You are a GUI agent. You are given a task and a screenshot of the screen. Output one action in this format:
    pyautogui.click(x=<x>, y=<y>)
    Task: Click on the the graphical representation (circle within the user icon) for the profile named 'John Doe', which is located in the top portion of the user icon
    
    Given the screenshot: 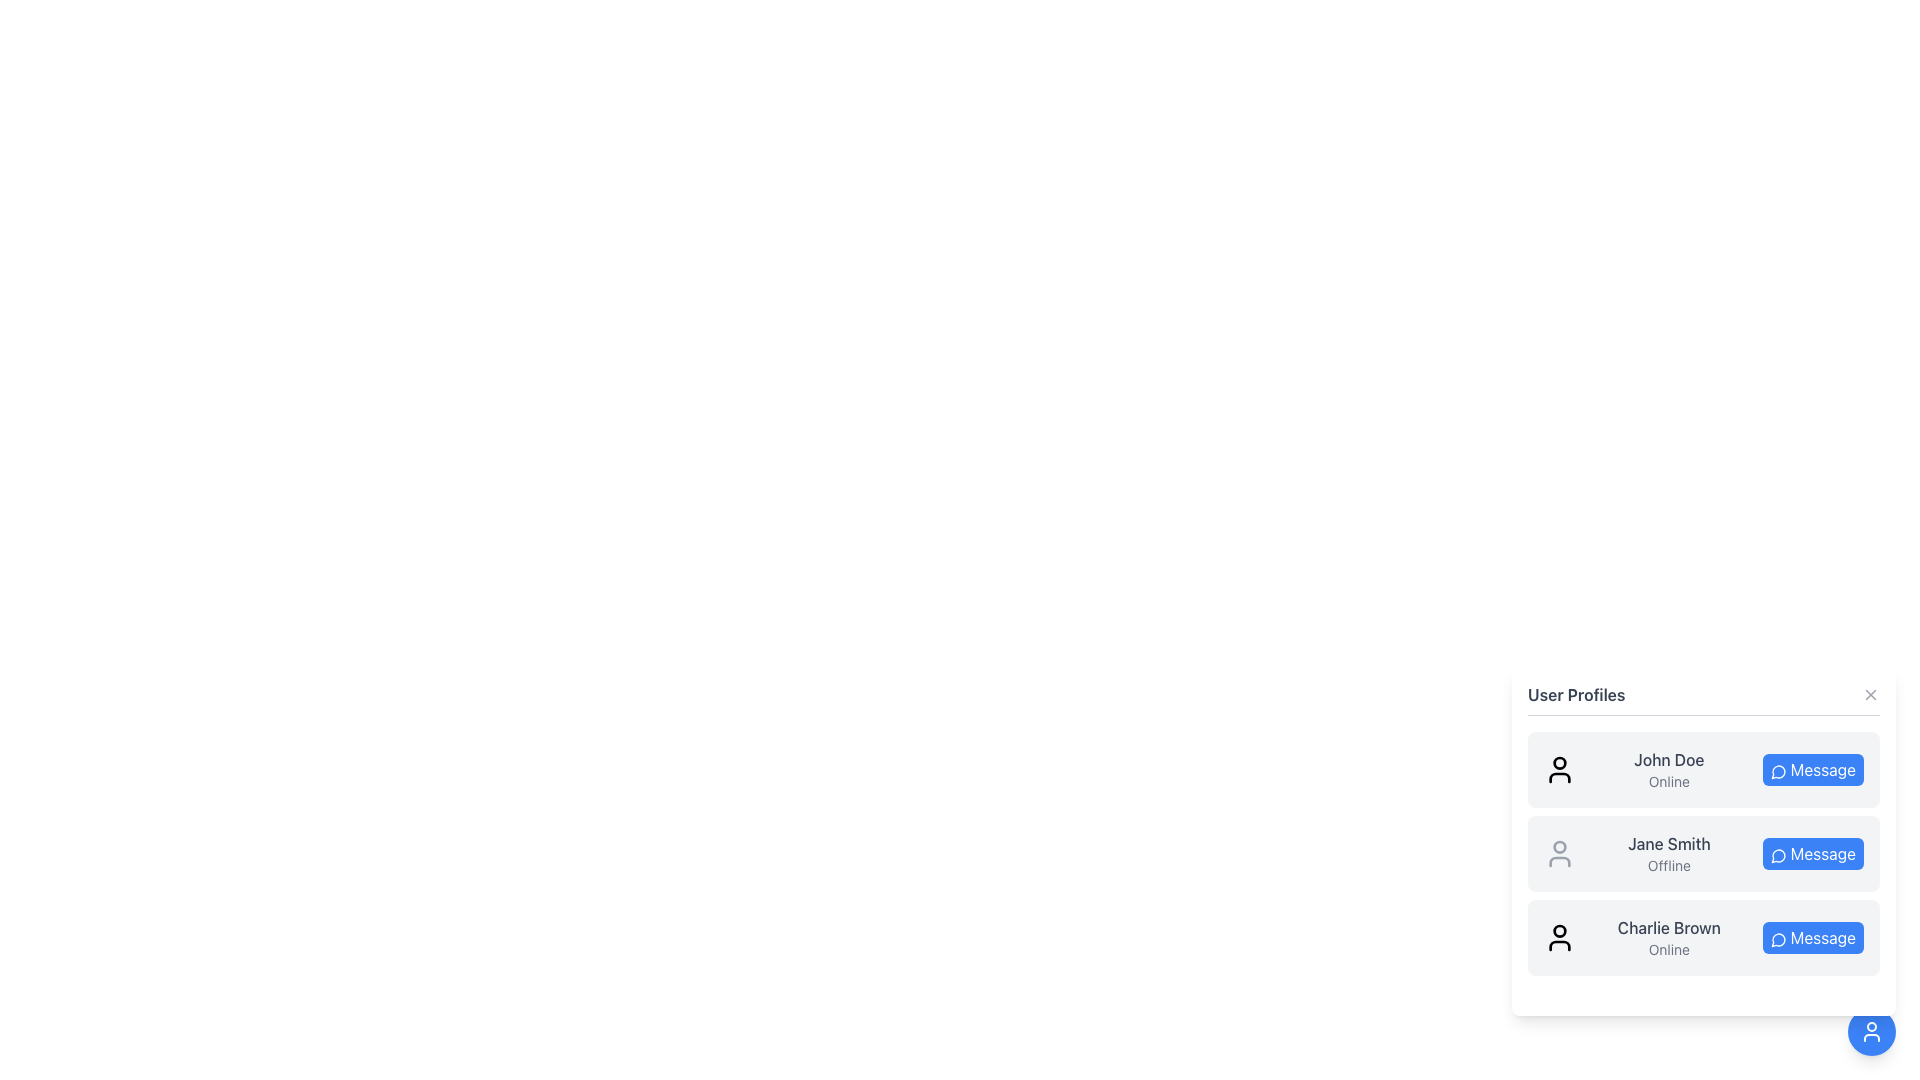 What is the action you would take?
    pyautogui.click(x=1559, y=763)
    